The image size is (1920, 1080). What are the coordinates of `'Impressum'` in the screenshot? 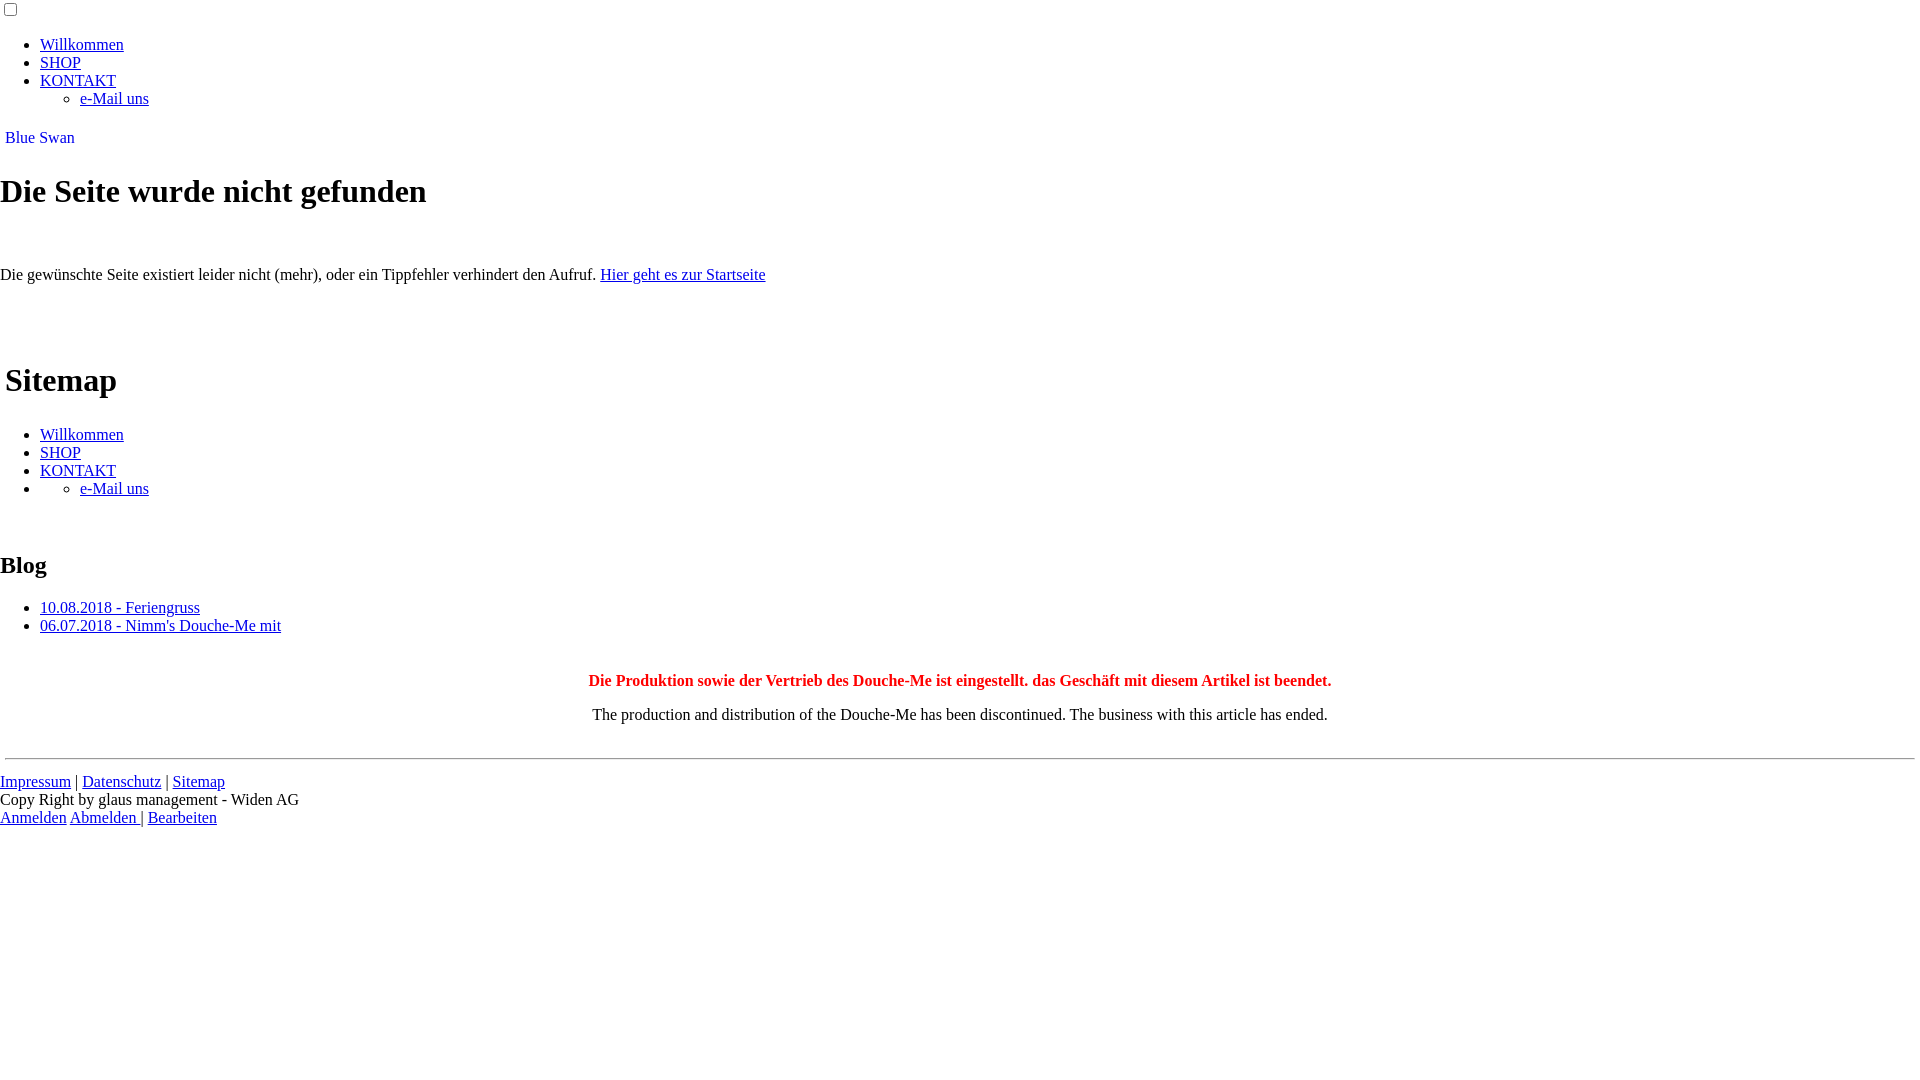 It's located at (35, 780).